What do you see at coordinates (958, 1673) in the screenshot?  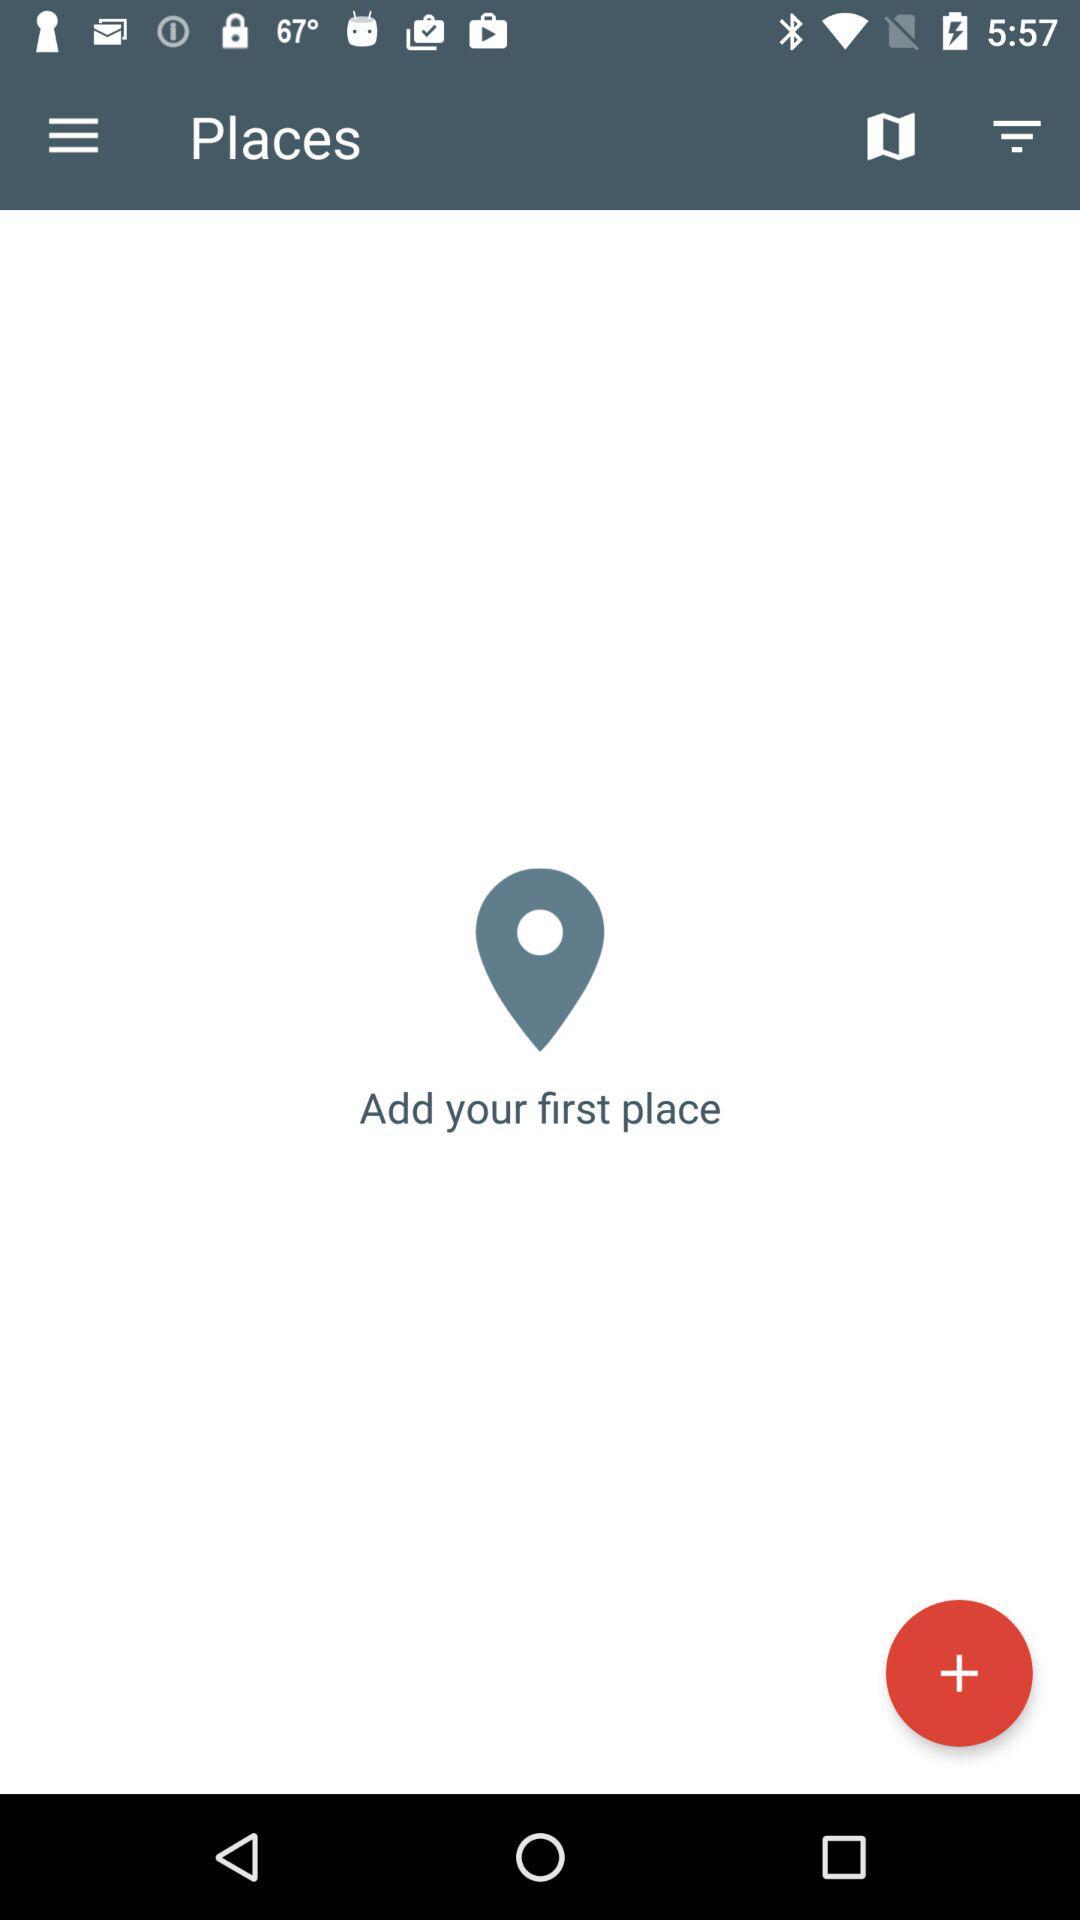 I see `item below the add your first icon` at bounding box center [958, 1673].